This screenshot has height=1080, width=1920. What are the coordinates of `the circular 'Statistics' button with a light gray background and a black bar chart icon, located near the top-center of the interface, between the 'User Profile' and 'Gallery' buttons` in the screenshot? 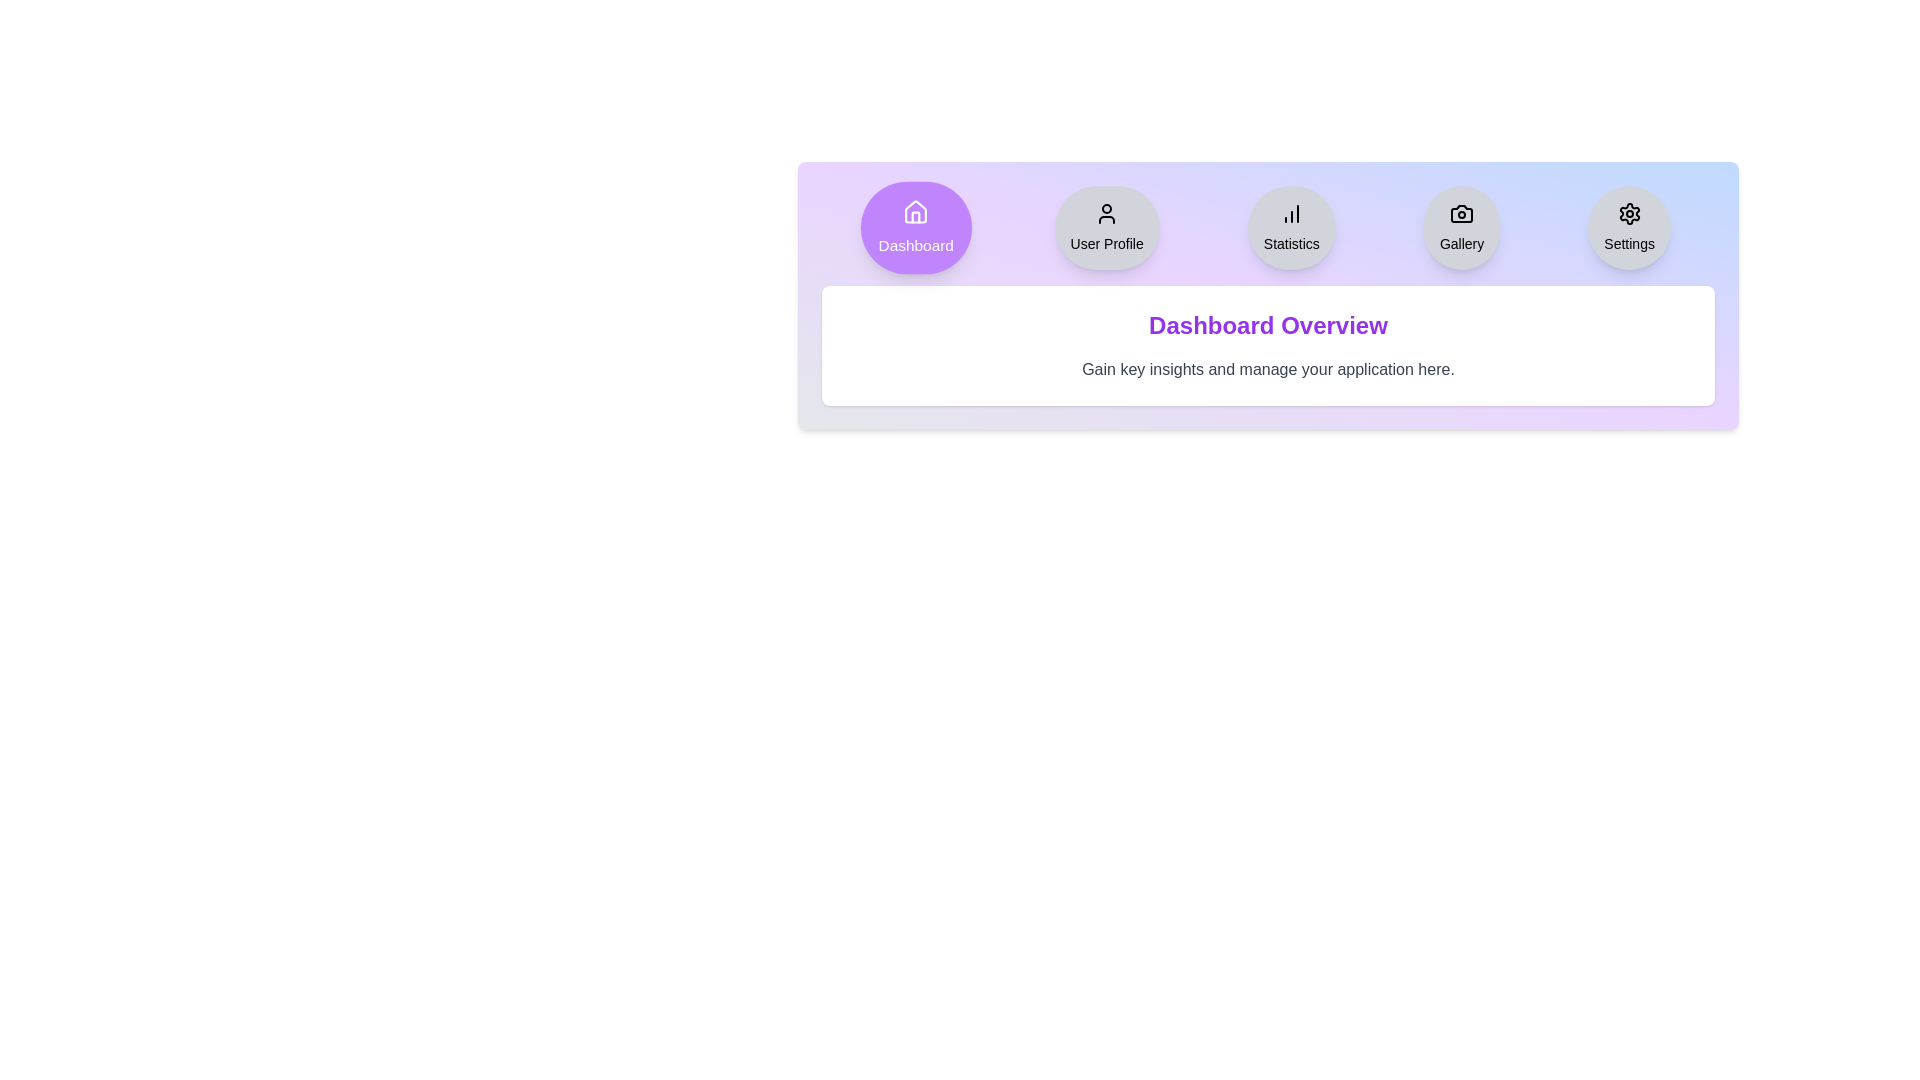 It's located at (1291, 226).